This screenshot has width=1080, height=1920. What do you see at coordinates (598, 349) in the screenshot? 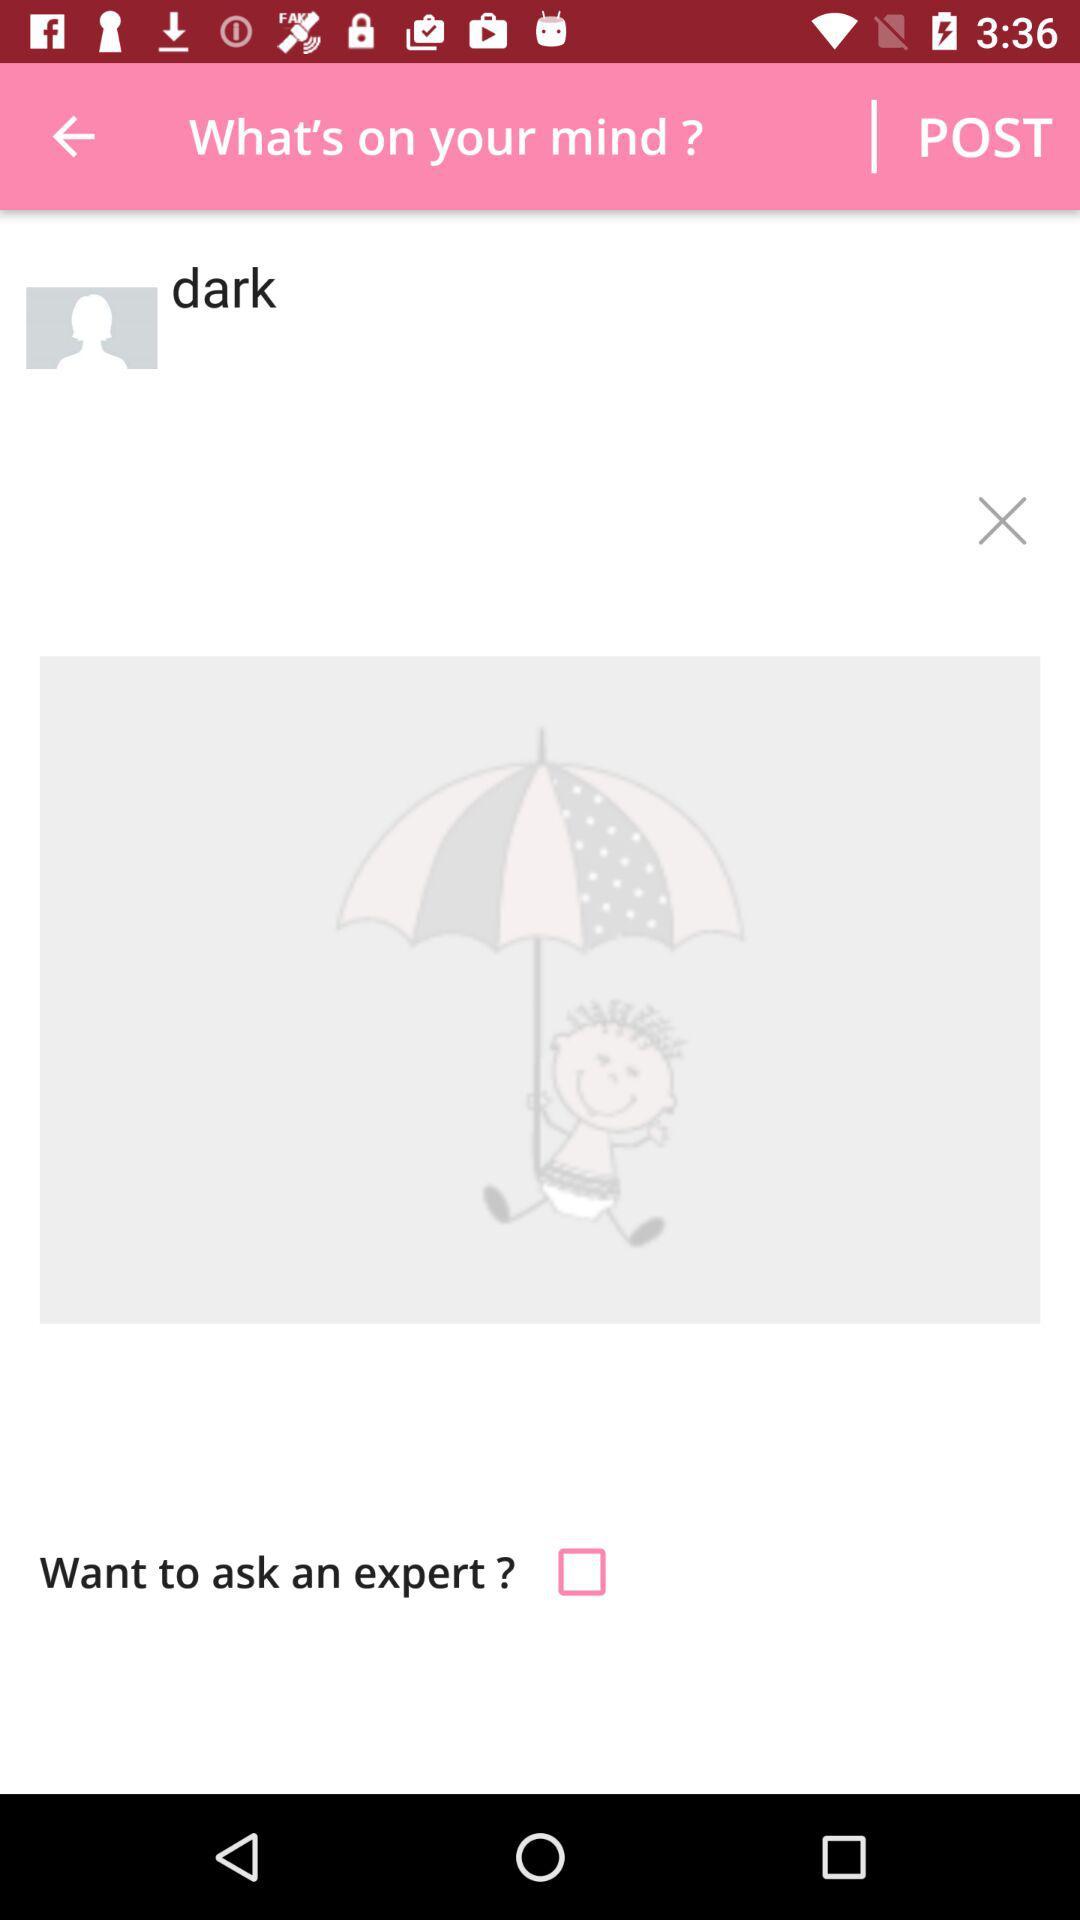
I see `item below the post` at bounding box center [598, 349].